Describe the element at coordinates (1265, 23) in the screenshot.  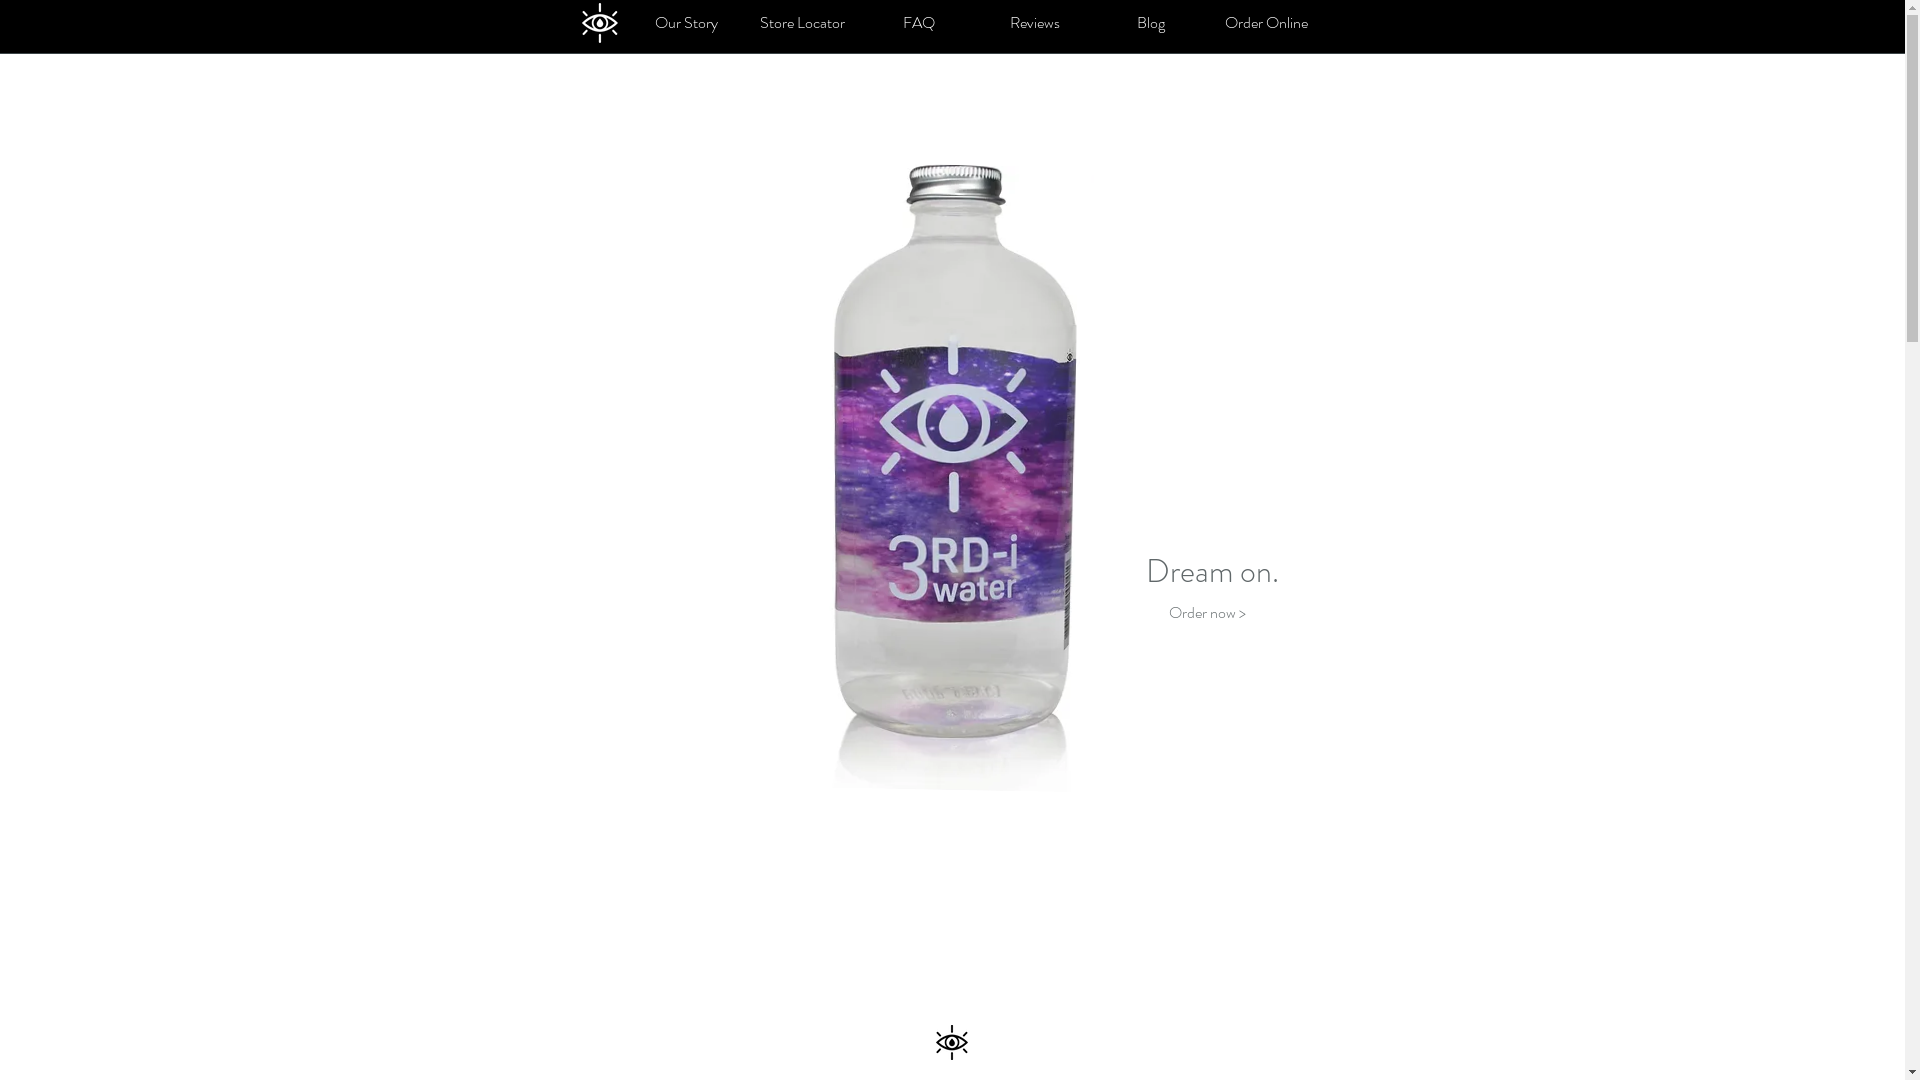
I see `'Order Online'` at that location.